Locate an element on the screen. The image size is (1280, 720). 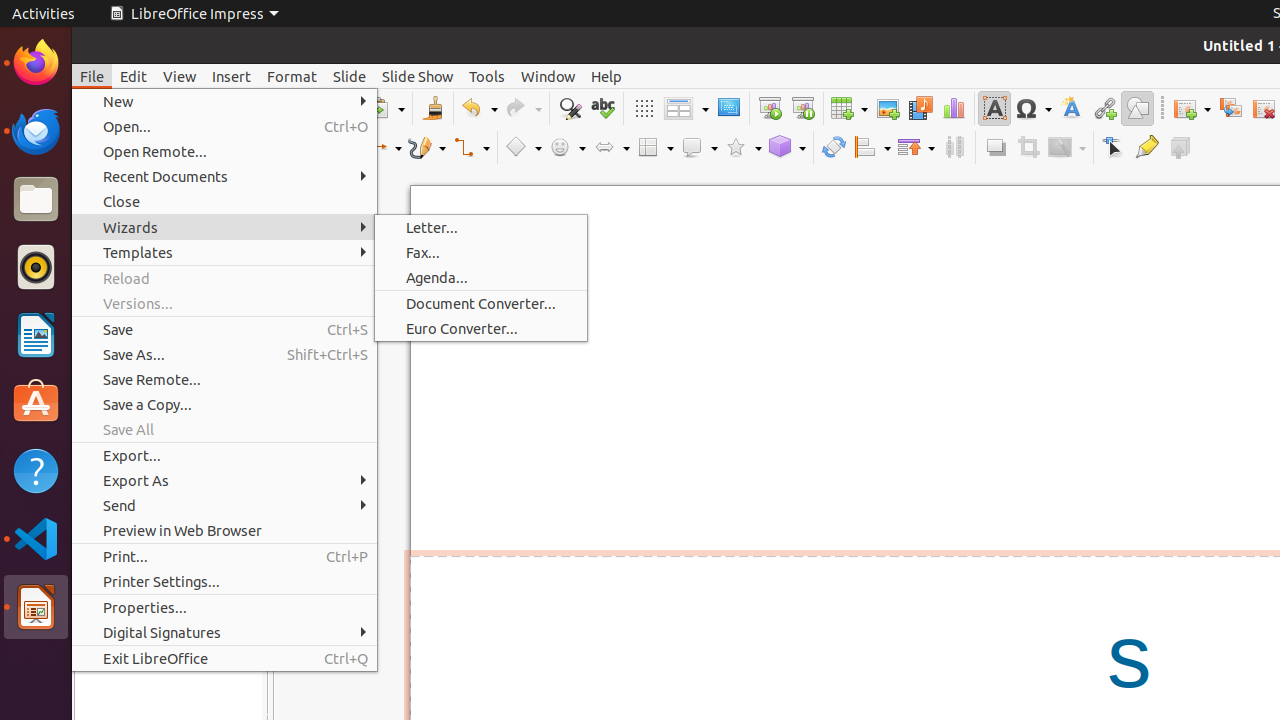
'Letter...' is located at coordinates (481, 226).